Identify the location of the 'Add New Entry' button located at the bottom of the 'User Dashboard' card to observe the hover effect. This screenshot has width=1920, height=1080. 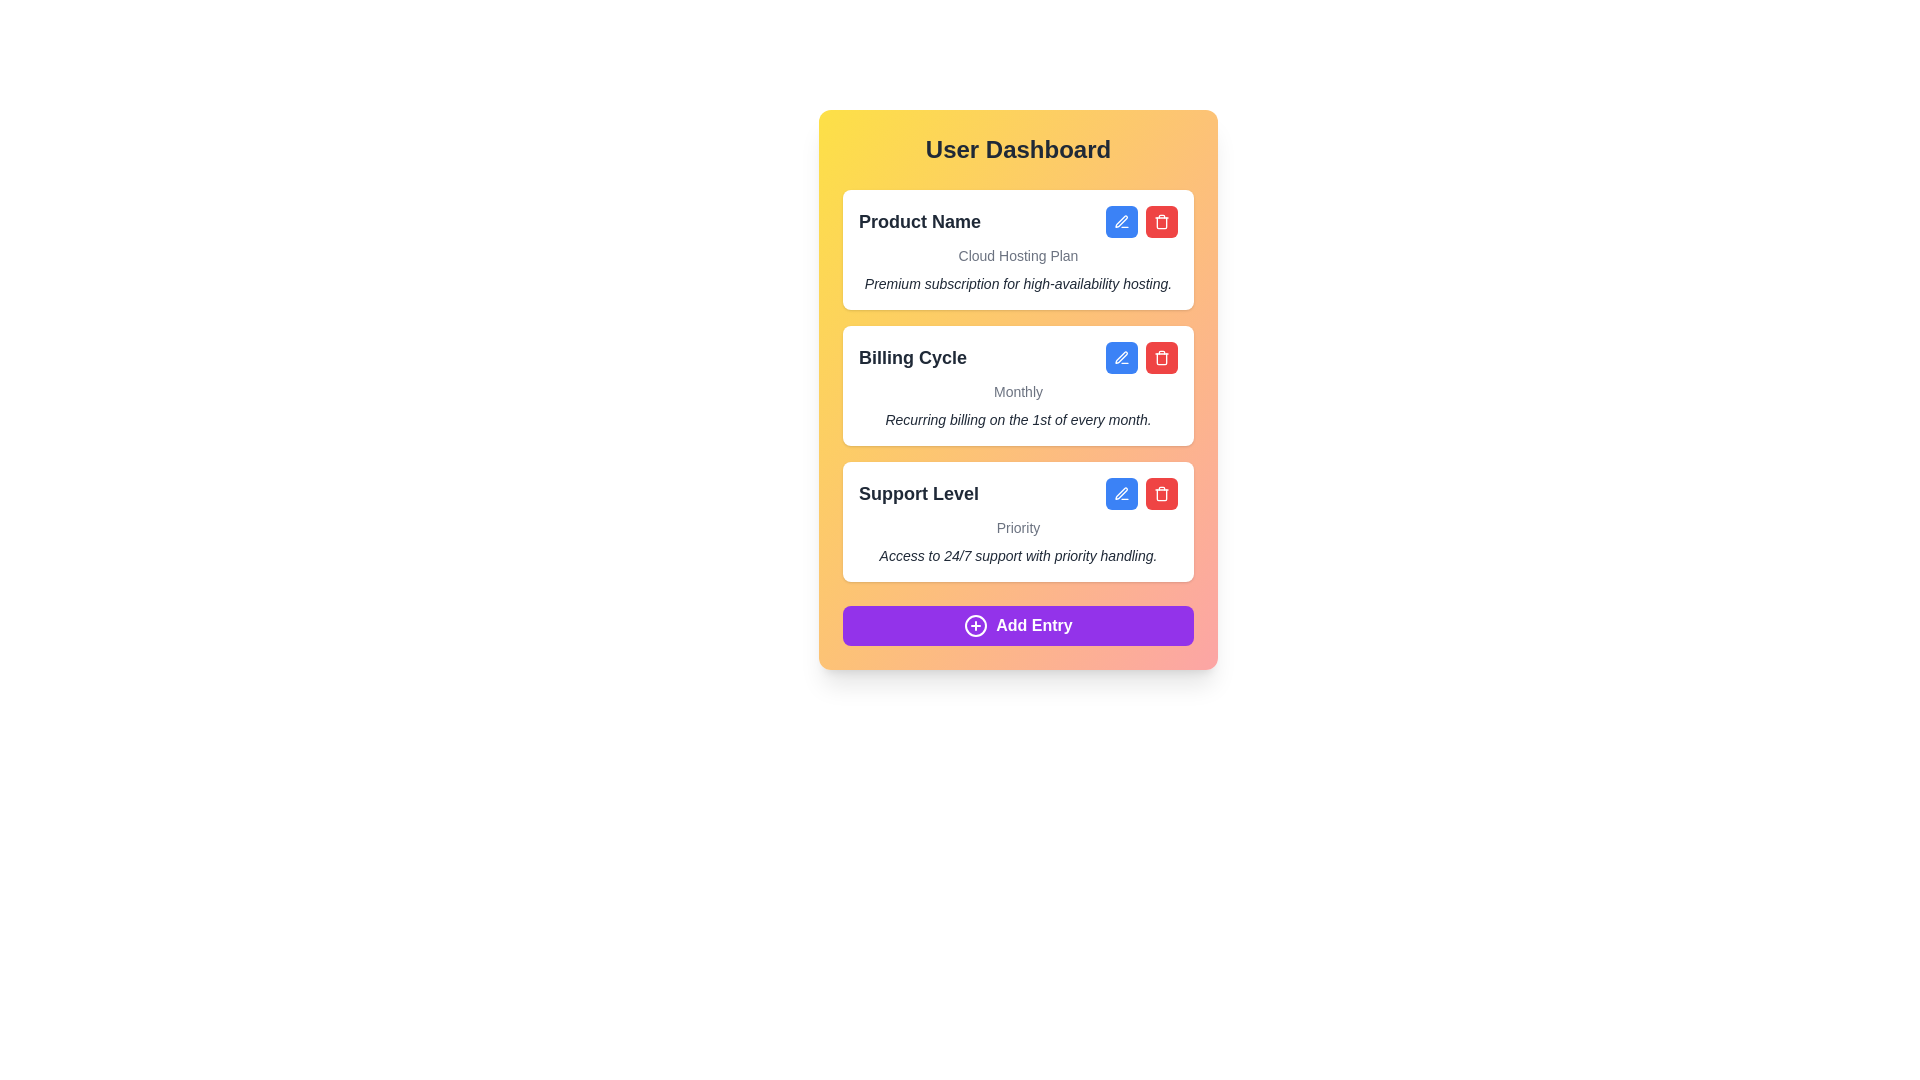
(1018, 624).